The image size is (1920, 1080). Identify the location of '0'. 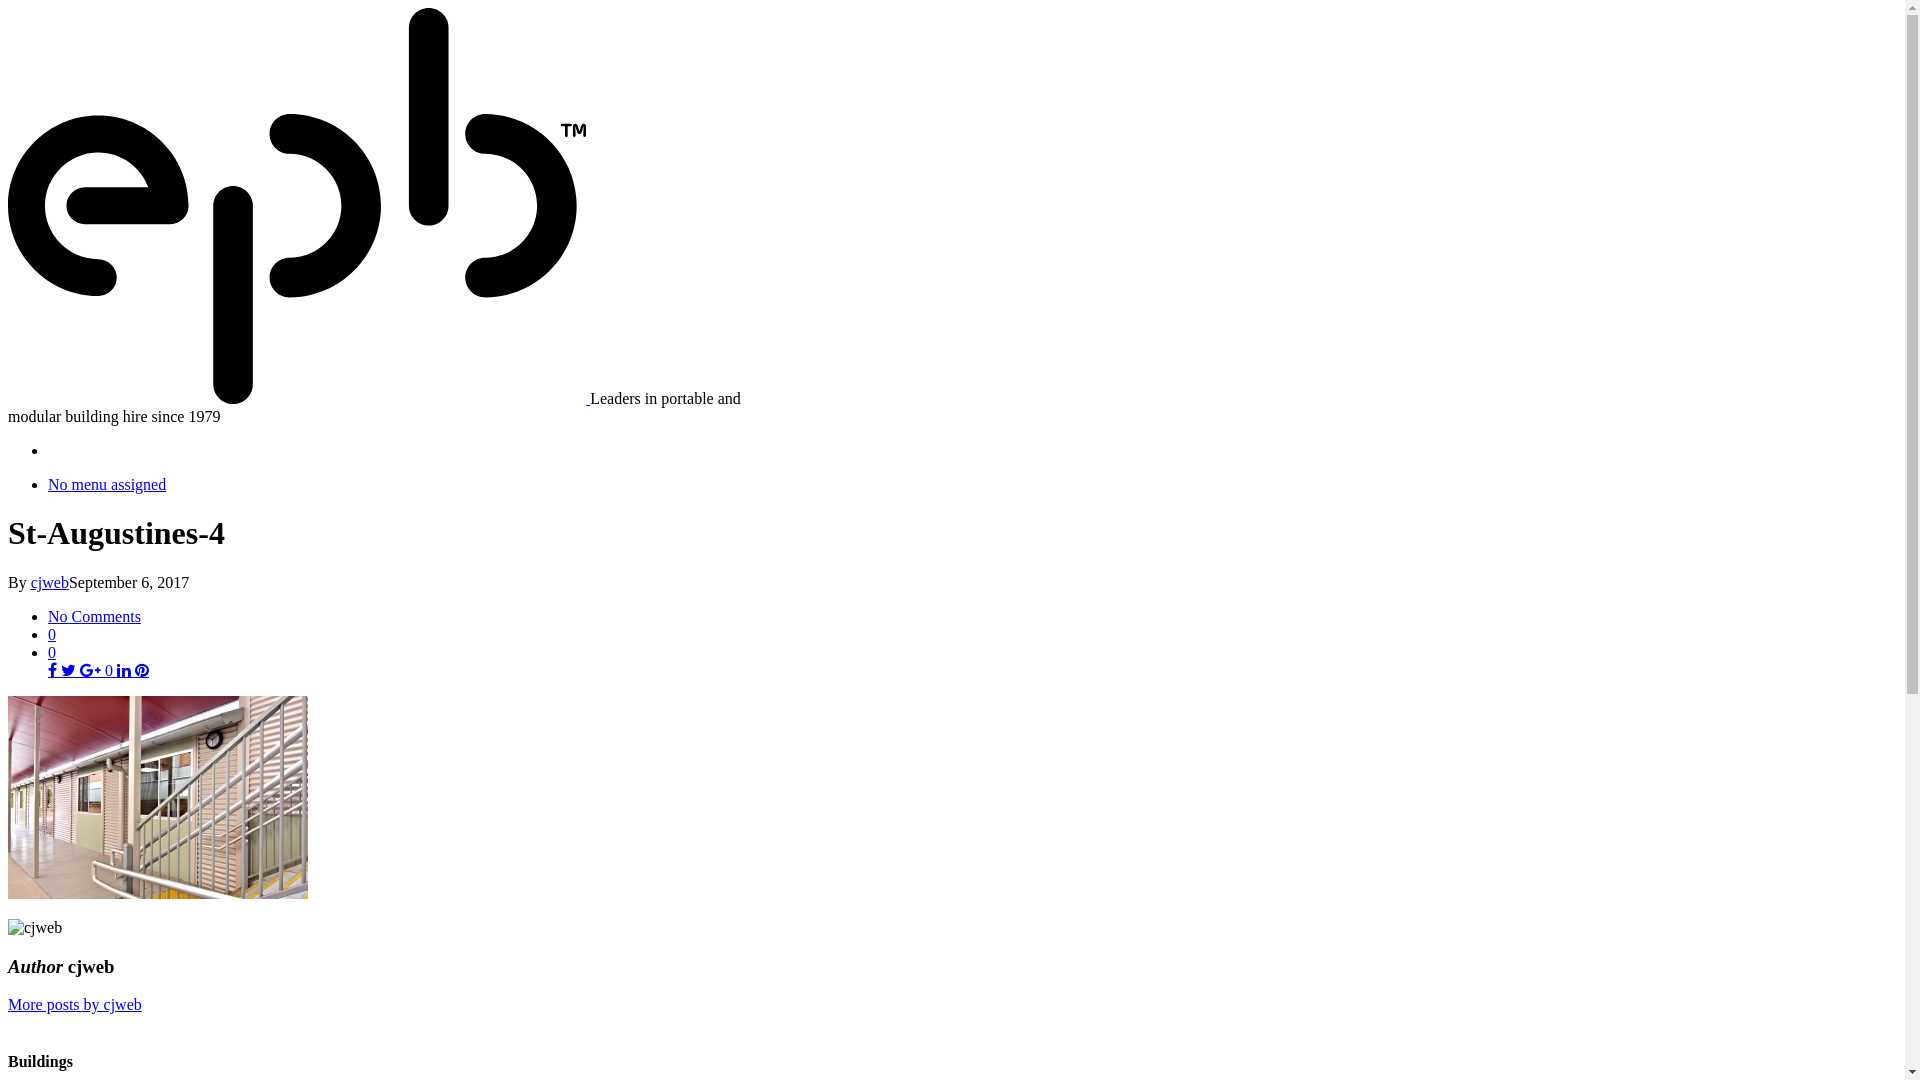
(972, 634).